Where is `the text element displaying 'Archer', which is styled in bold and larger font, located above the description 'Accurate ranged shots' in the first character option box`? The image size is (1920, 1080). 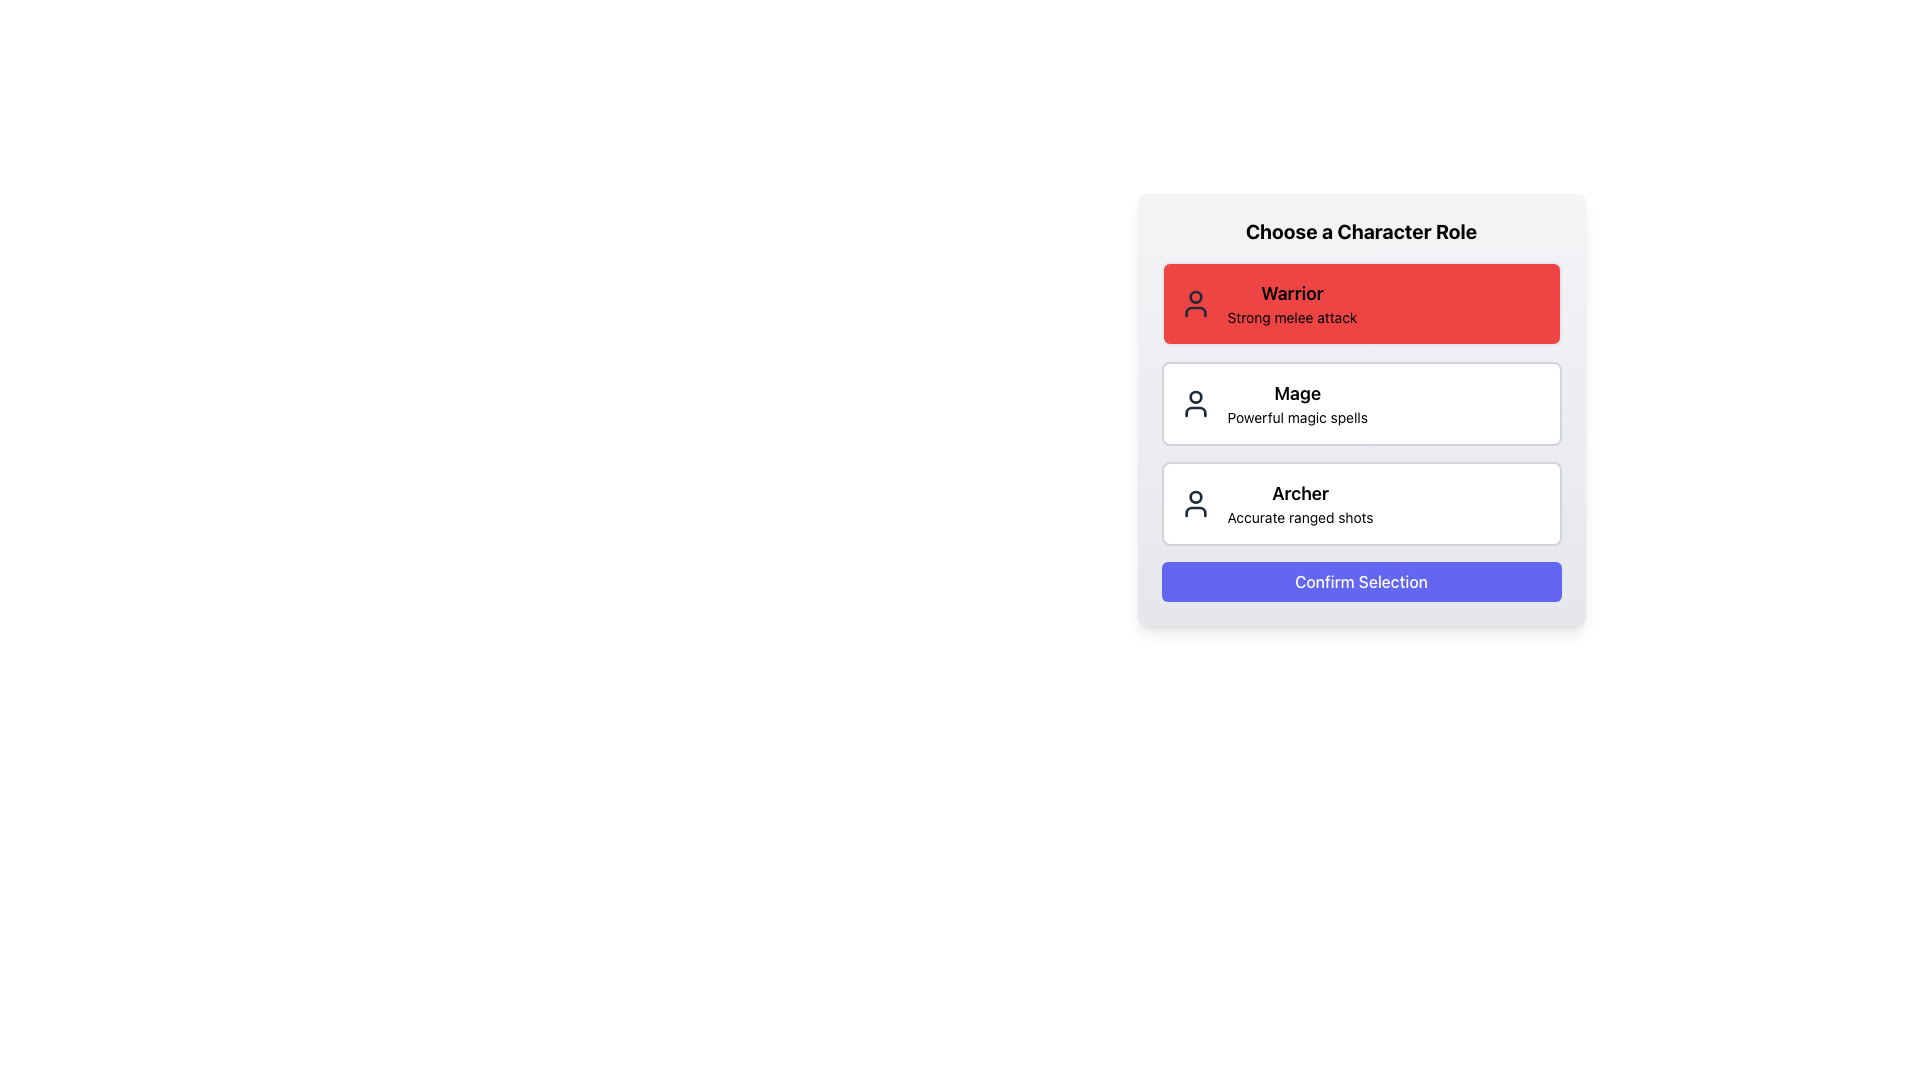 the text element displaying 'Archer', which is styled in bold and larger font, located above the description 'Accurate ranged shots' in the first character option box is located at coordinates (1300, 493).